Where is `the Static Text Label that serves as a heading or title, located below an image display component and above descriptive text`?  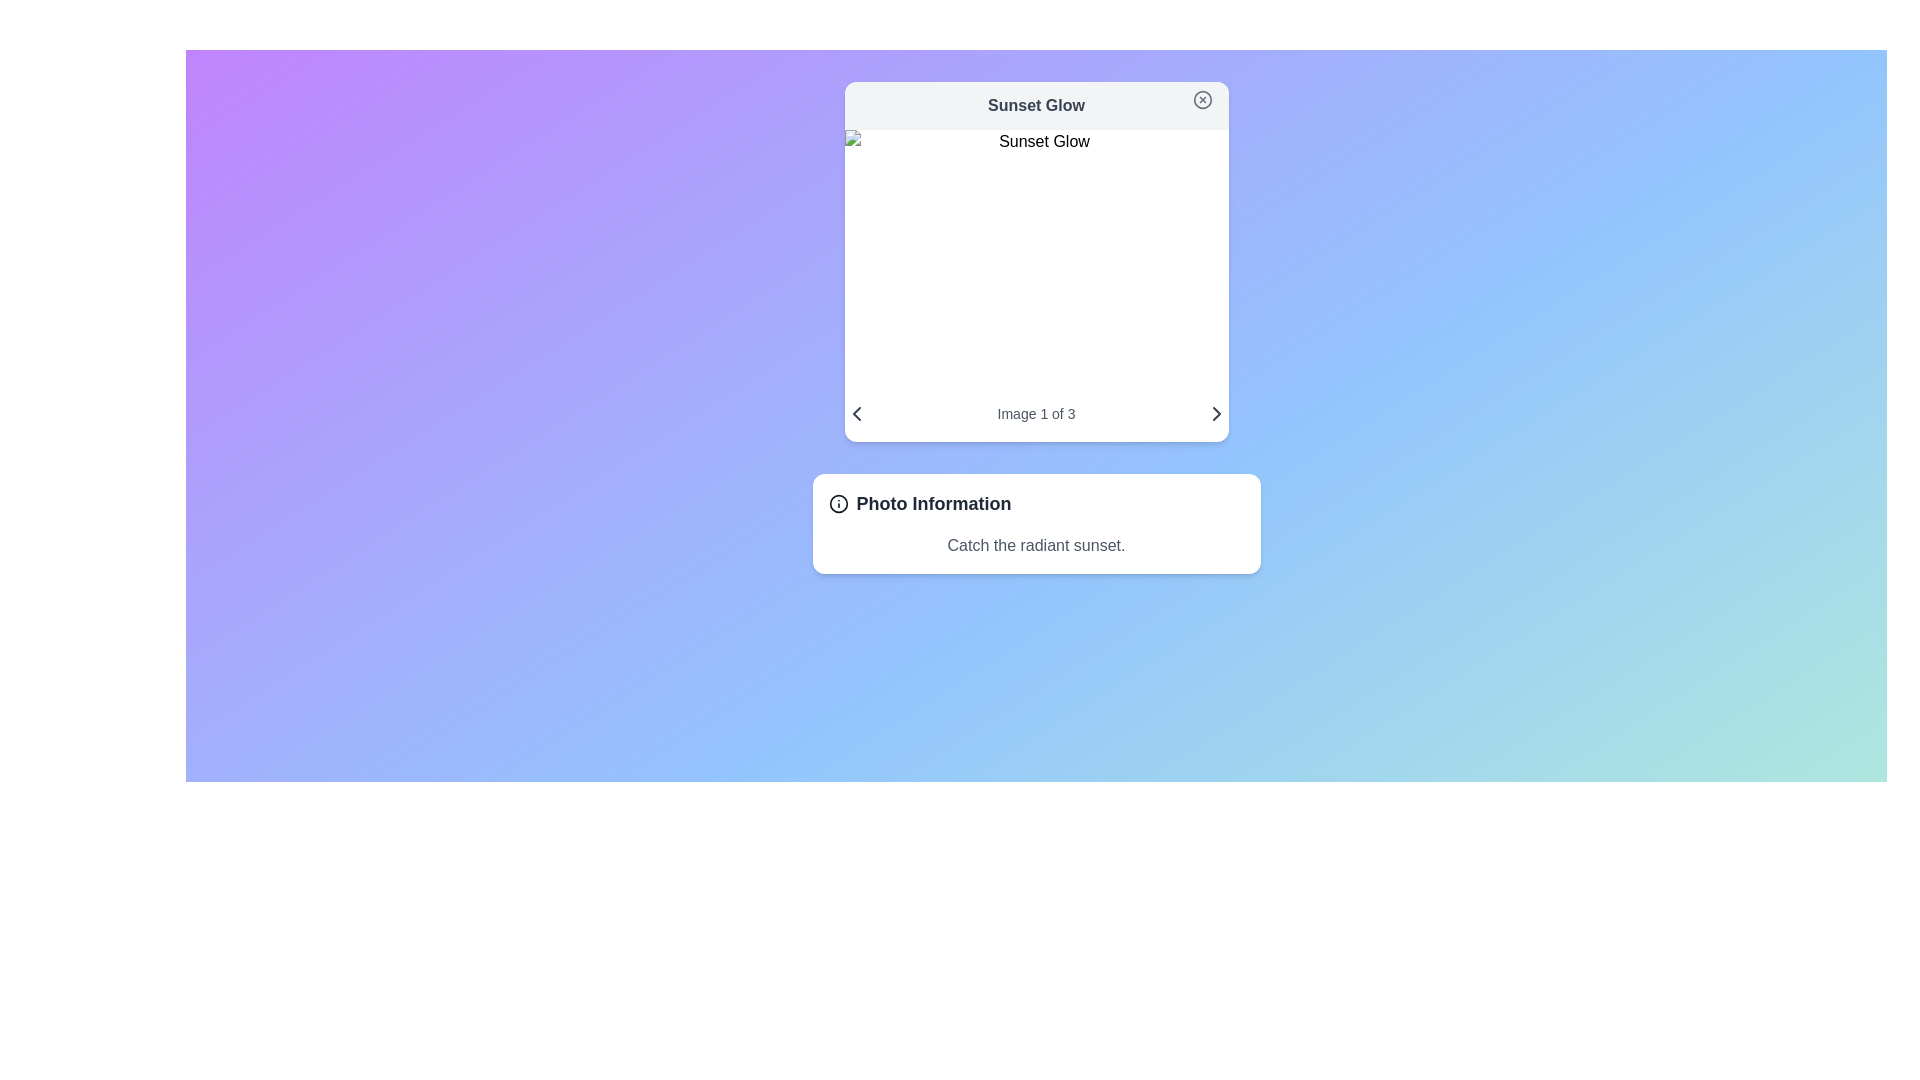
the Static Text Label that serves as a heading or title, located below an image display component and above descriptive text is located at coordinates (933, 503).